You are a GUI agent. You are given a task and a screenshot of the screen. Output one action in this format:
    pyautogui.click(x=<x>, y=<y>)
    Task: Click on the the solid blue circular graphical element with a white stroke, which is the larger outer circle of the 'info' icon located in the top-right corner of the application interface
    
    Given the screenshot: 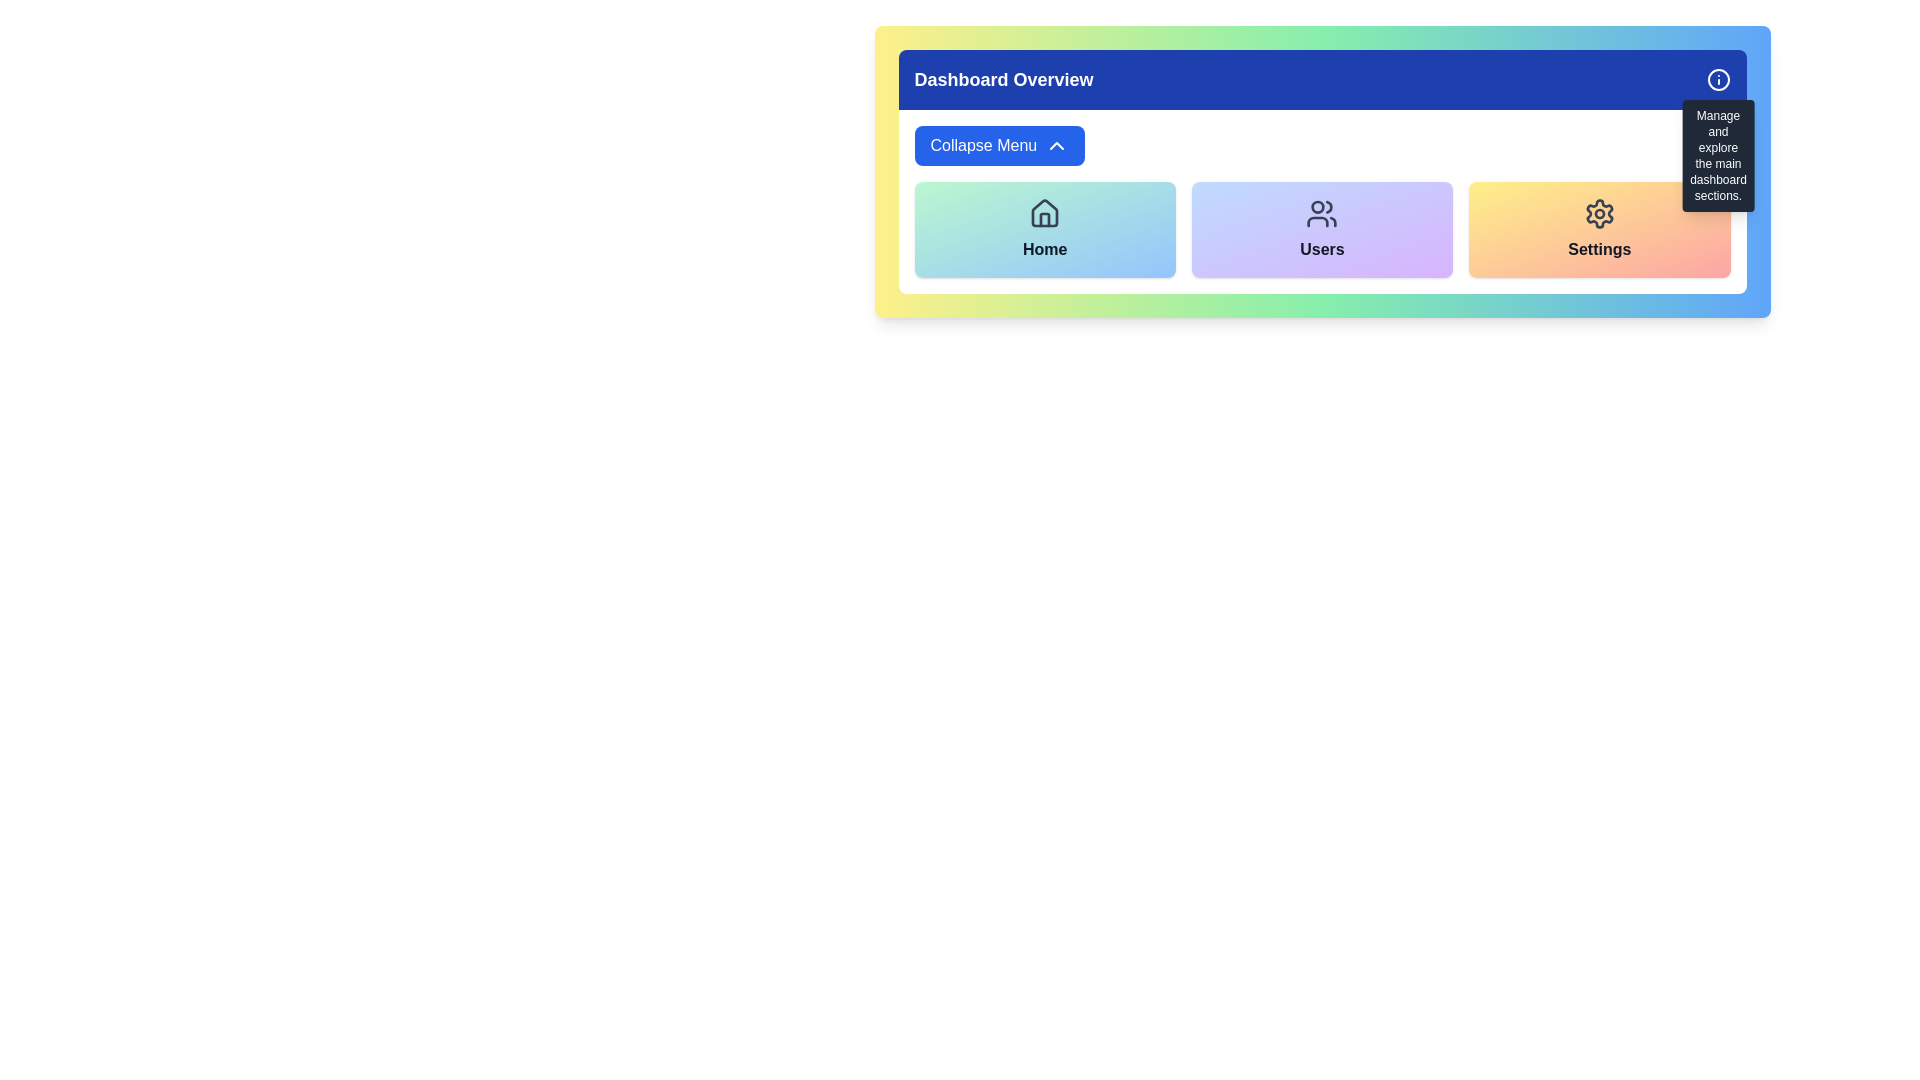 What is the action you would take?
    pyautogui.click(x=1717, y=79)
    